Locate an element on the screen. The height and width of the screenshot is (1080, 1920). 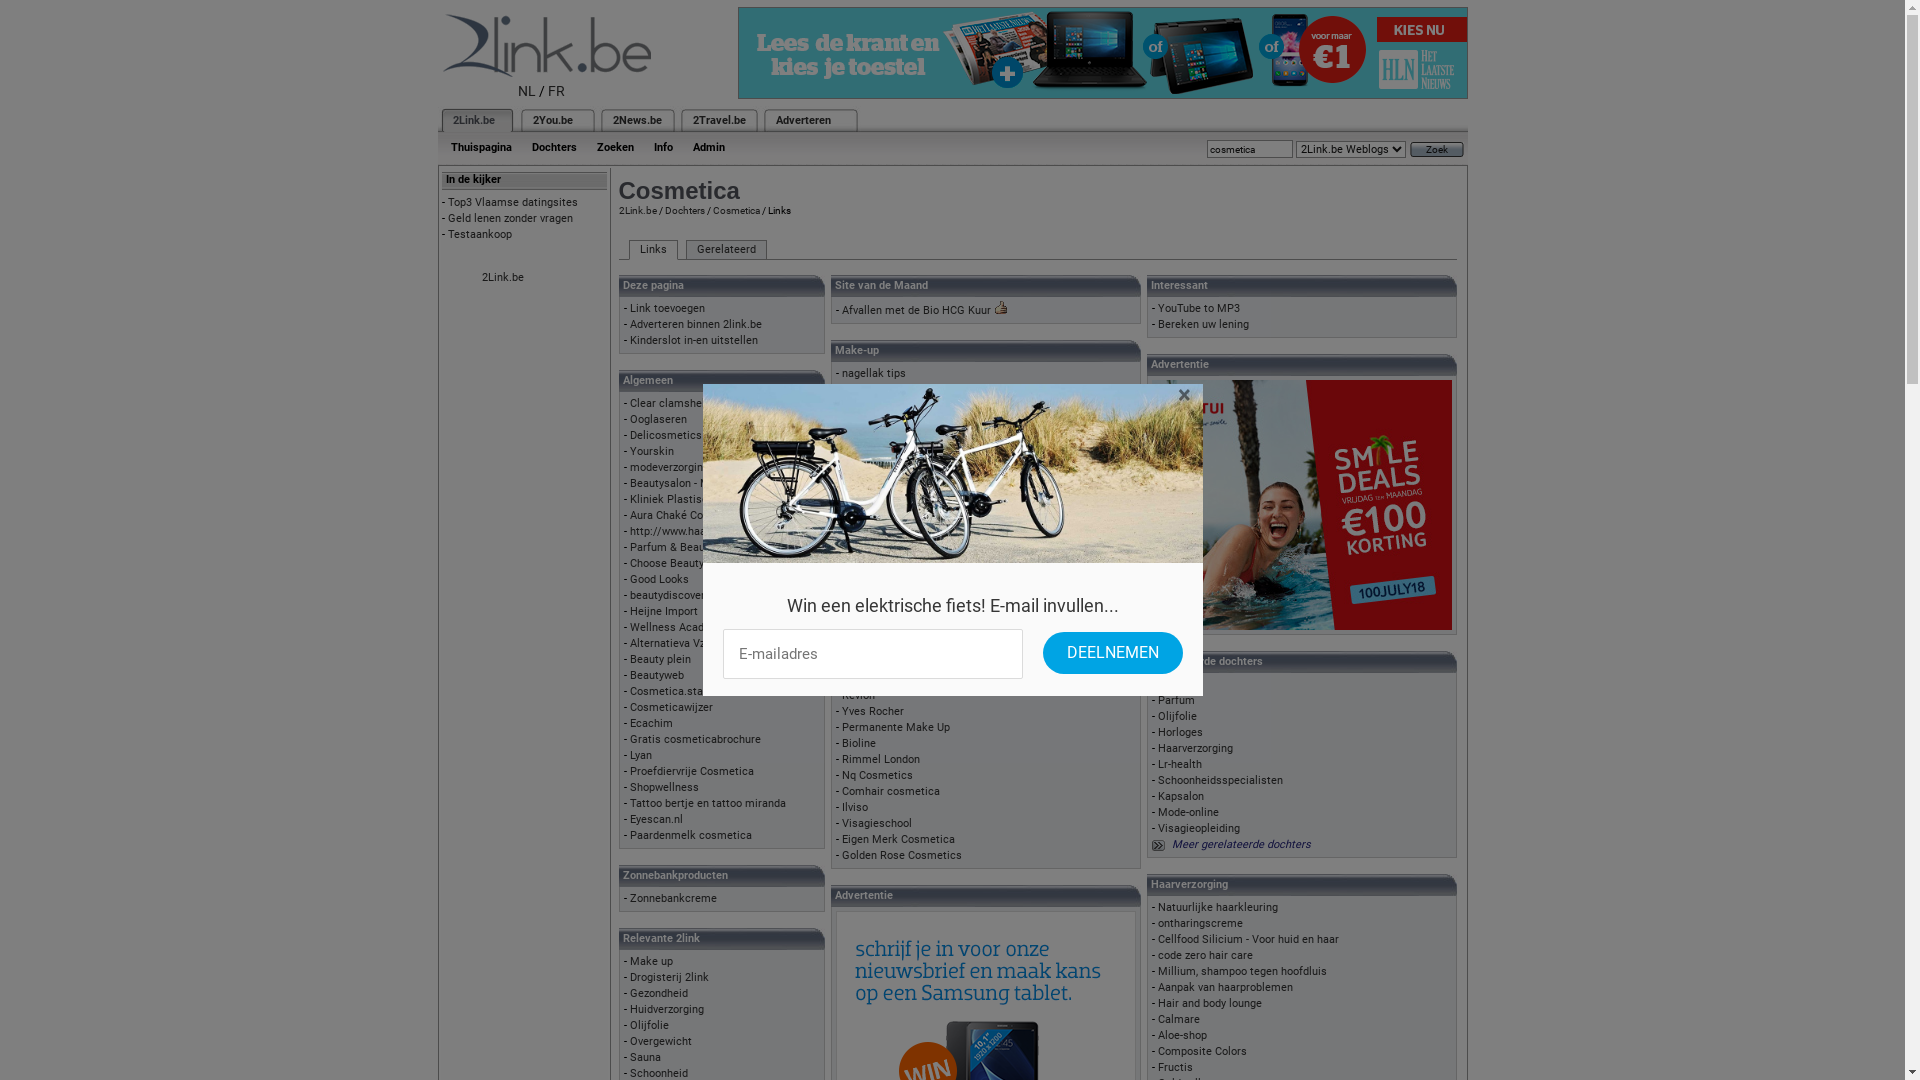
'2You.be' is located at coordinates (552, 120).